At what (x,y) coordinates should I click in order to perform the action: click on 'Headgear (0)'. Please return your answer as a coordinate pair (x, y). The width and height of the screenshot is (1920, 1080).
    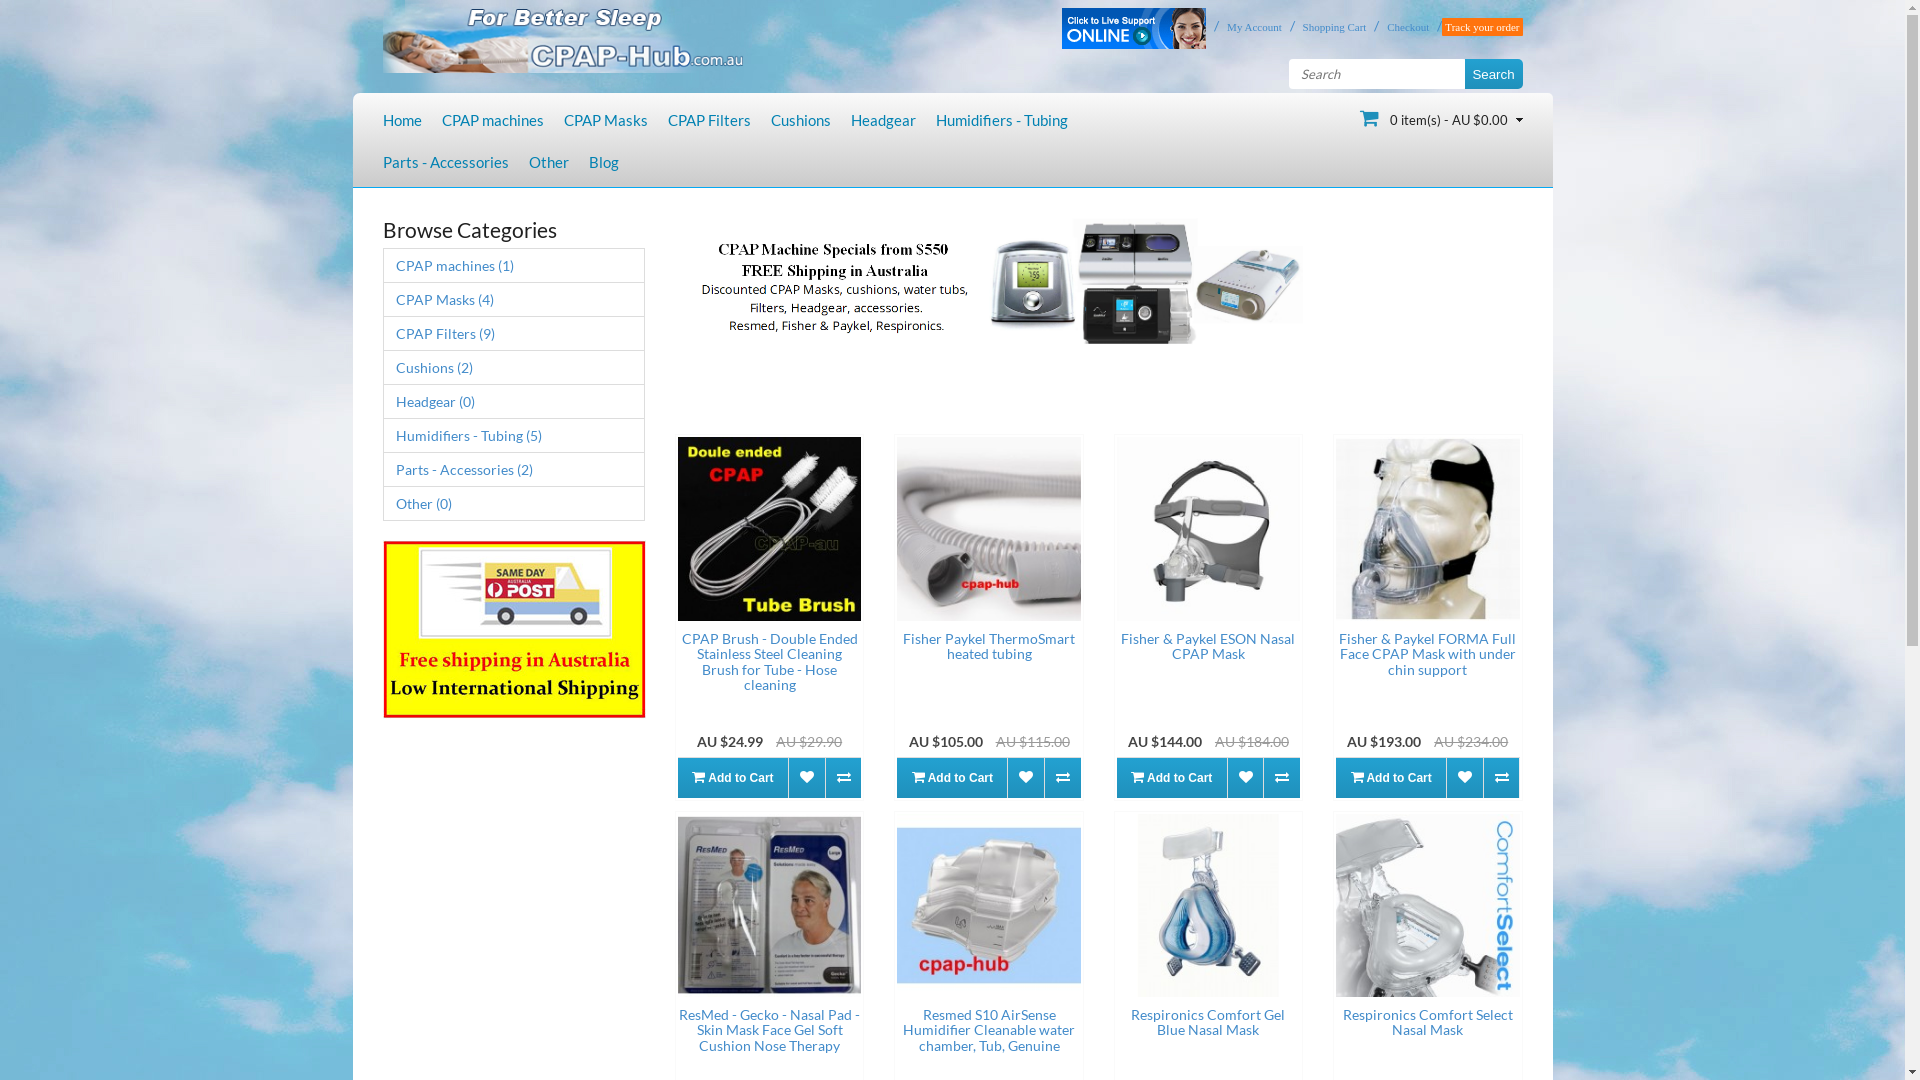
    Looking at the image, I should click on (513, 401).